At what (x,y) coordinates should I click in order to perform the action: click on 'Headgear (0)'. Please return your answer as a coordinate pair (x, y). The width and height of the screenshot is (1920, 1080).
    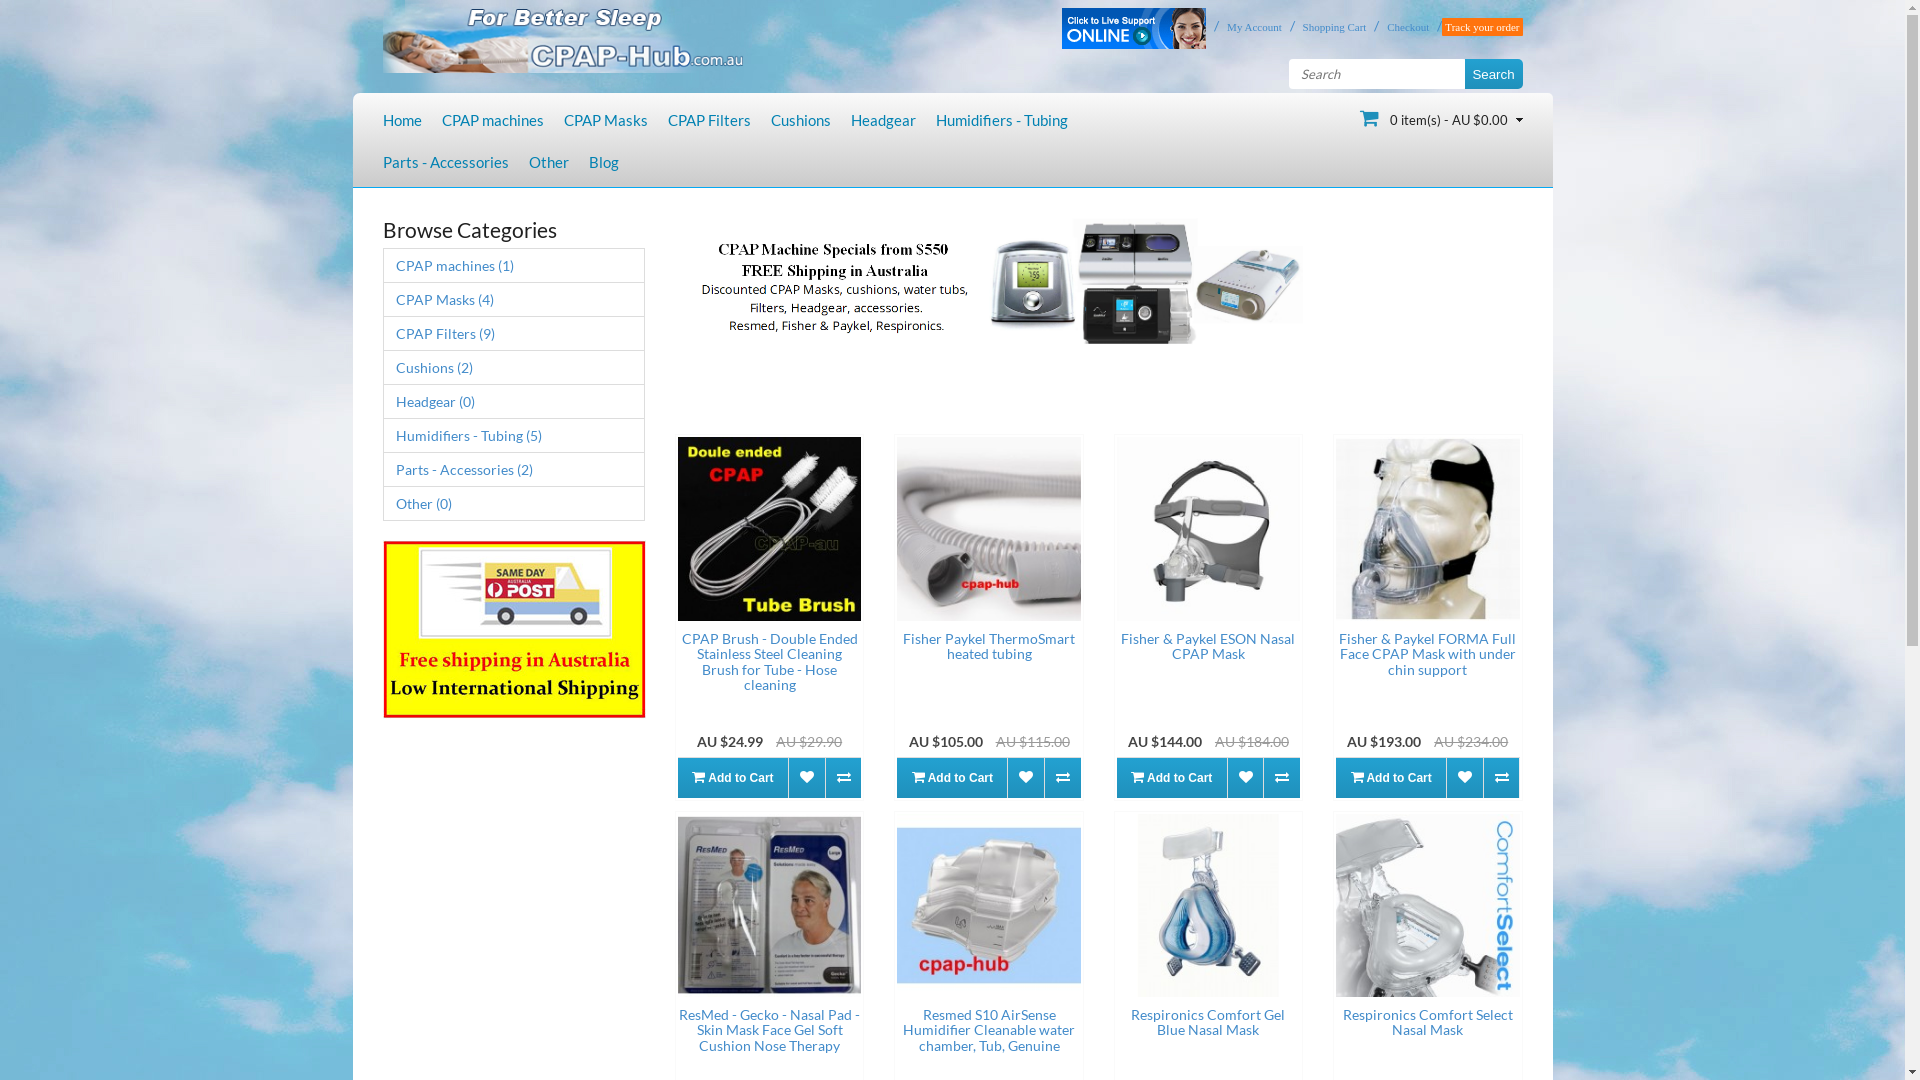
    Looking at the image, I should click on (513, 401).